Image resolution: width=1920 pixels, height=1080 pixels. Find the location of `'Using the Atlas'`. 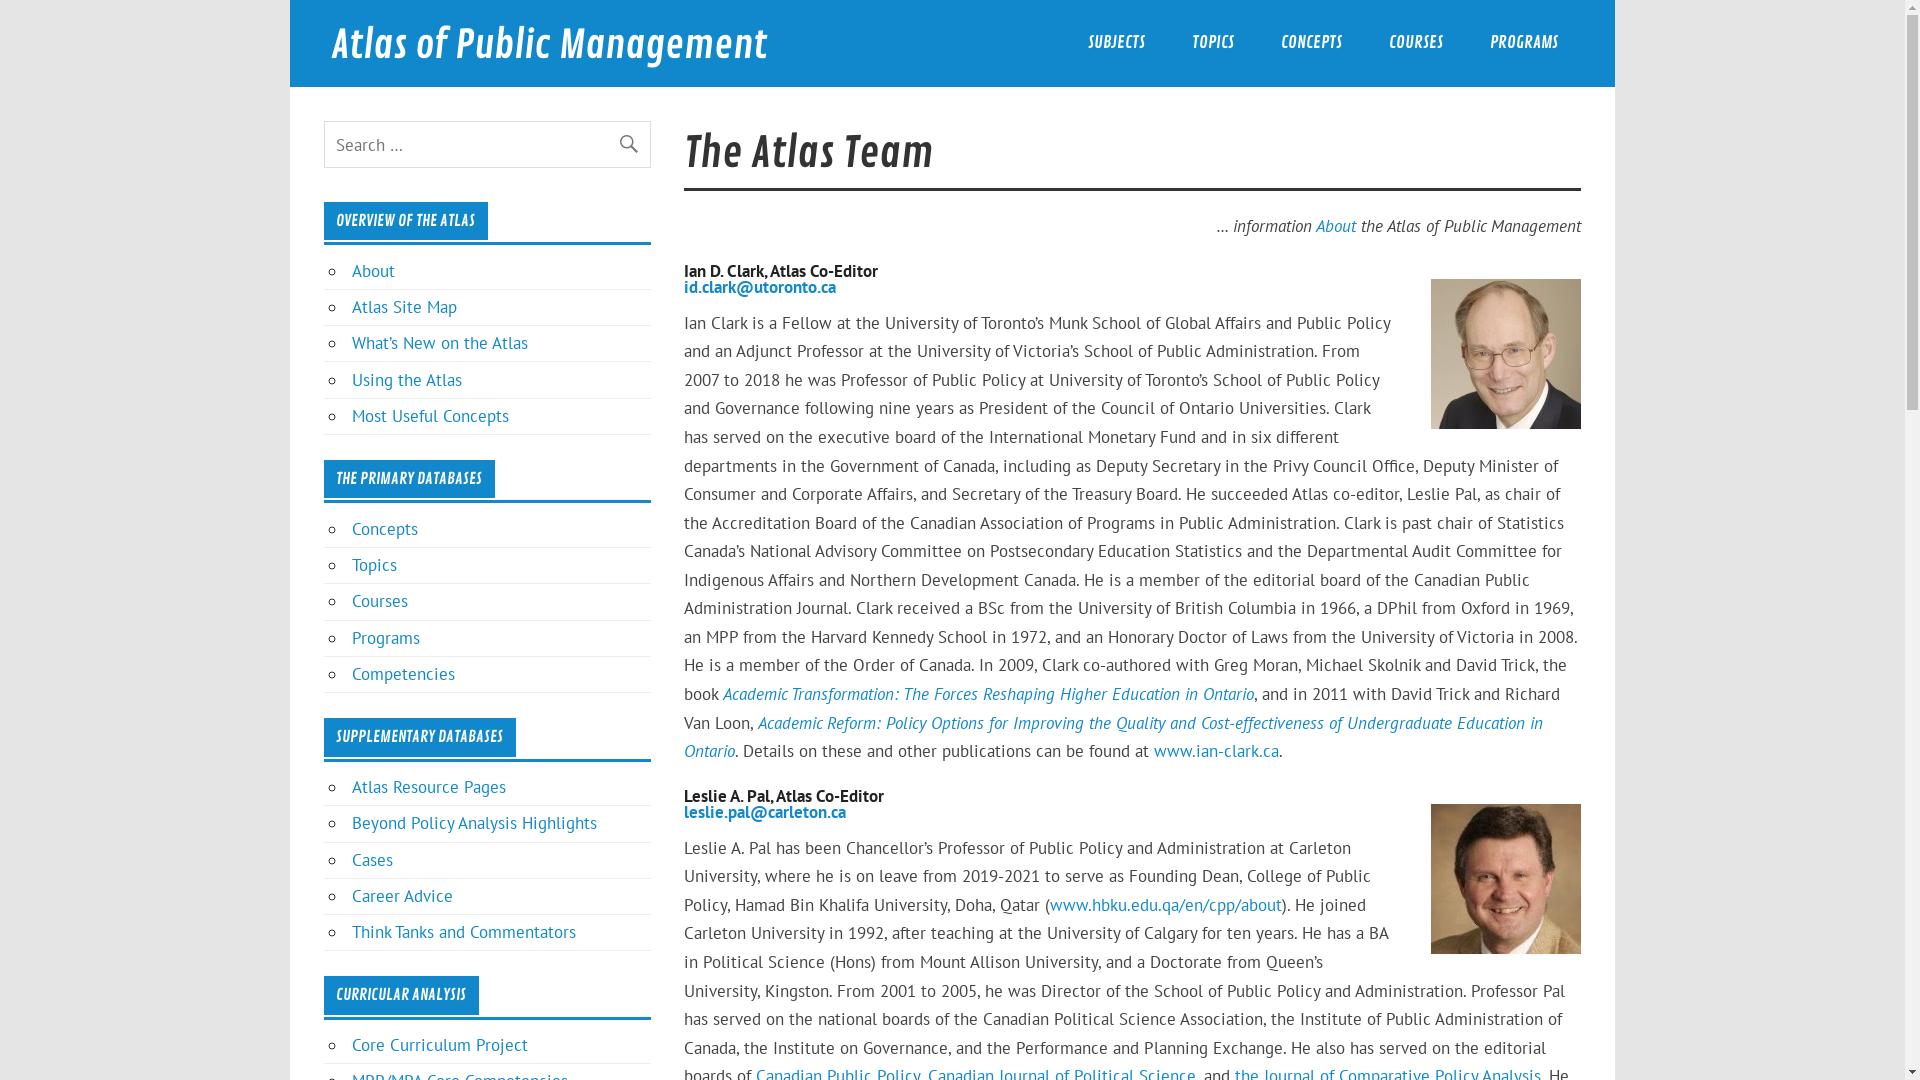

'Using the Atlas' is located at coordinates (406, 380).